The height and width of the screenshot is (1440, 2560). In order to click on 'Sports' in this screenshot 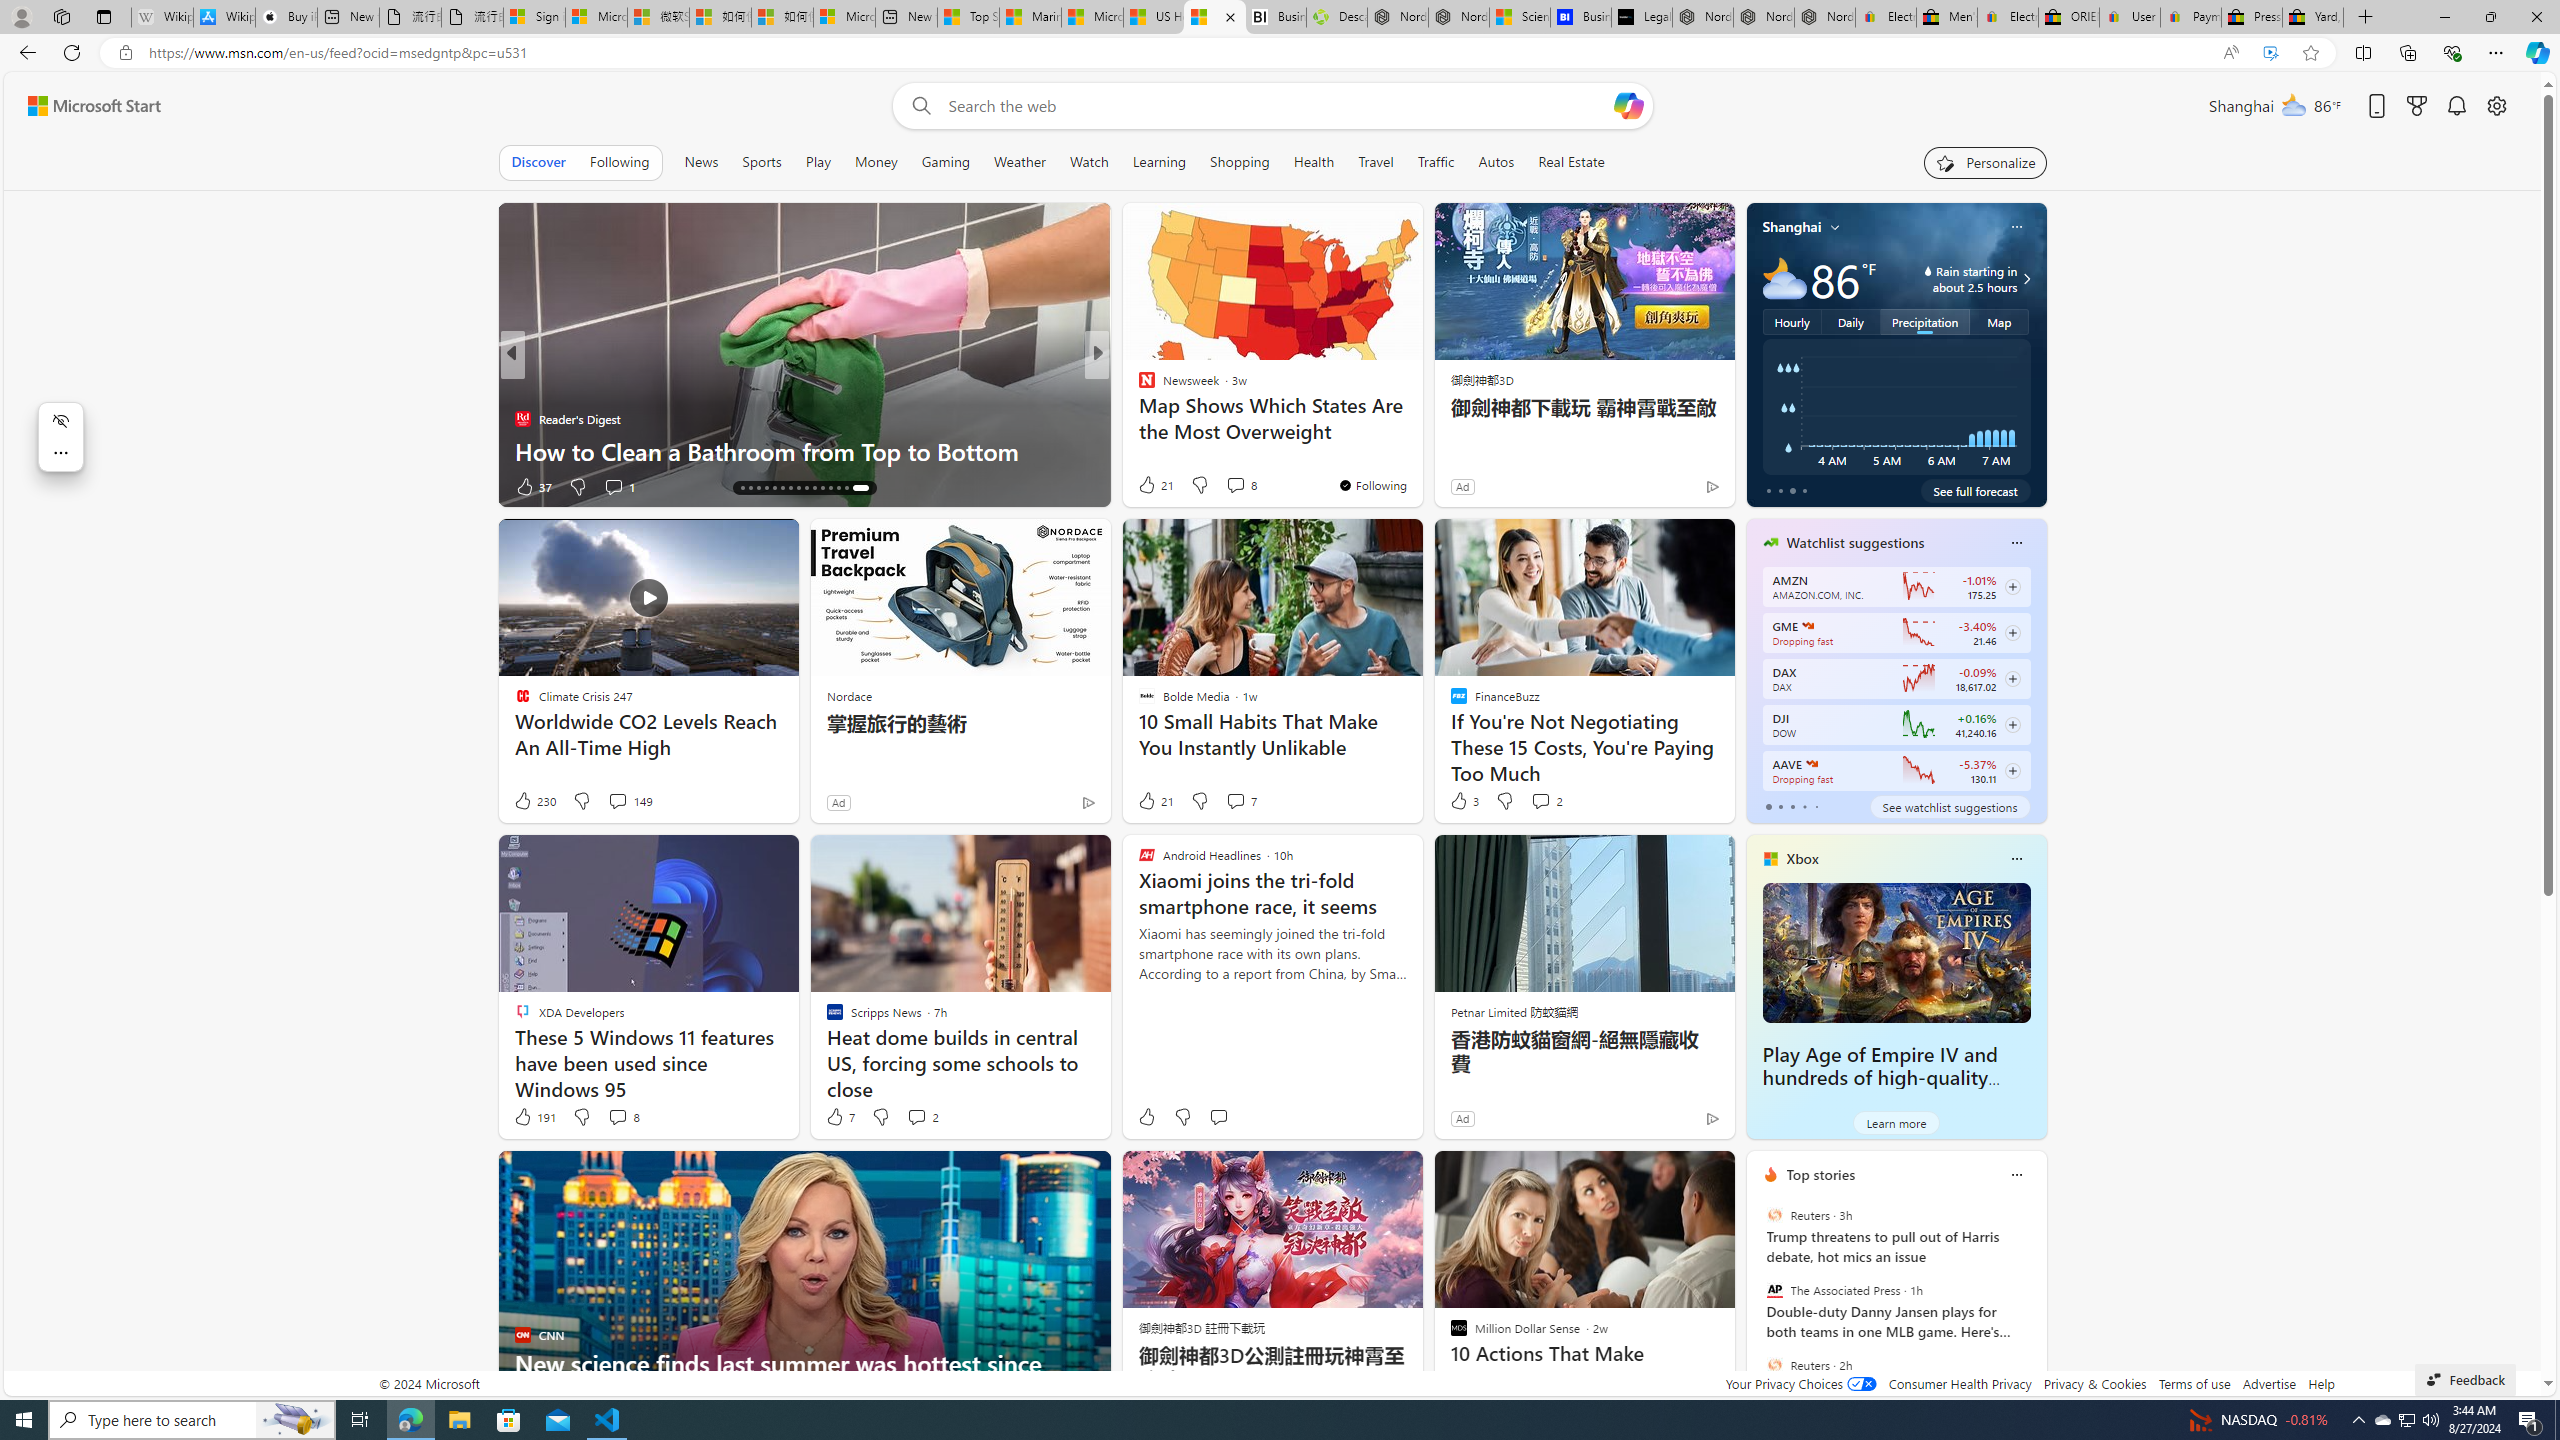, I will do `click(761, 161)`.